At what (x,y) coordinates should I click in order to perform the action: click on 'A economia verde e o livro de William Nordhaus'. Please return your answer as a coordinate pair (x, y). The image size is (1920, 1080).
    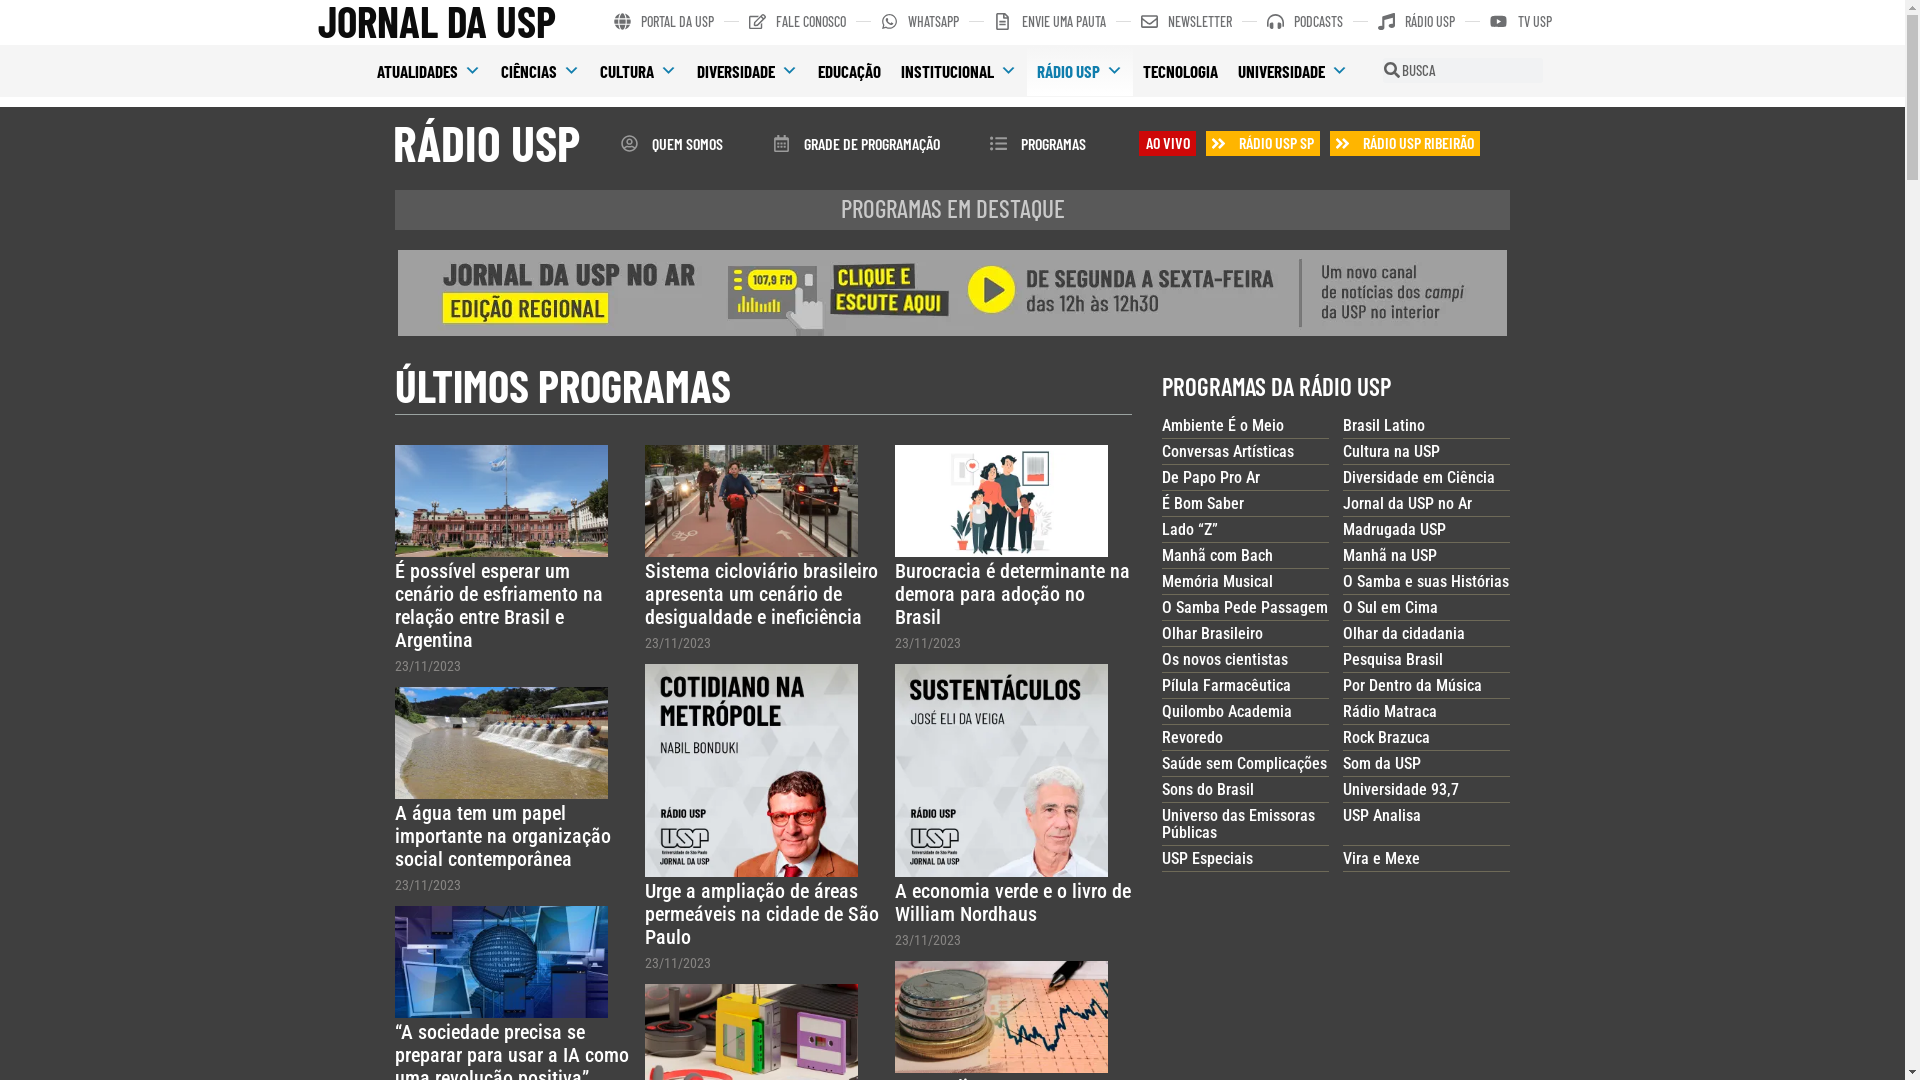
    Looking at the image, I should click on (1012, 902).